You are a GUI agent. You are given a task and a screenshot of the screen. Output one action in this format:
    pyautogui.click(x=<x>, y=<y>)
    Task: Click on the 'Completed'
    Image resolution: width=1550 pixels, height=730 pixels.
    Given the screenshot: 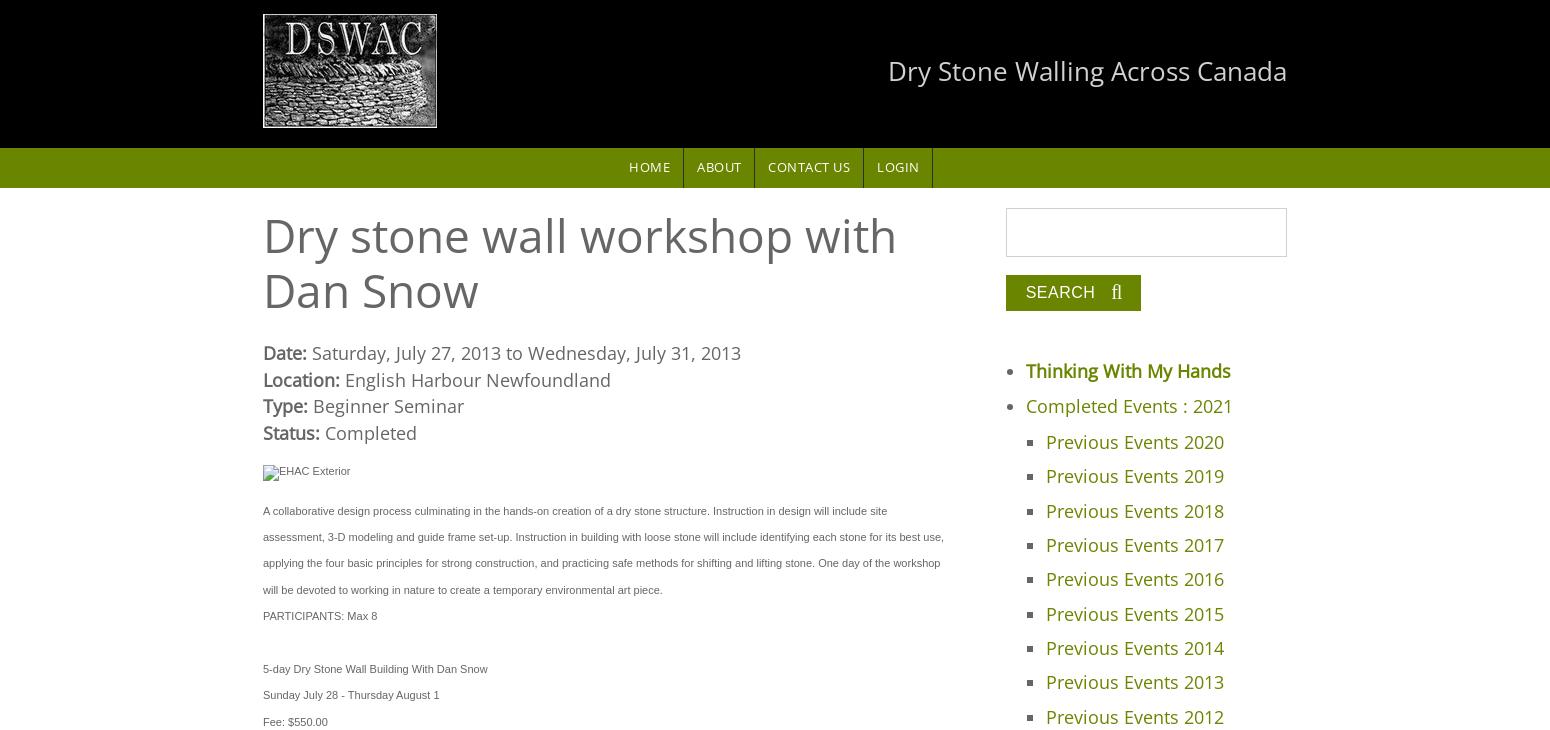 What is the action you would take?
    pyautogui.click(x=370, y=431)
    